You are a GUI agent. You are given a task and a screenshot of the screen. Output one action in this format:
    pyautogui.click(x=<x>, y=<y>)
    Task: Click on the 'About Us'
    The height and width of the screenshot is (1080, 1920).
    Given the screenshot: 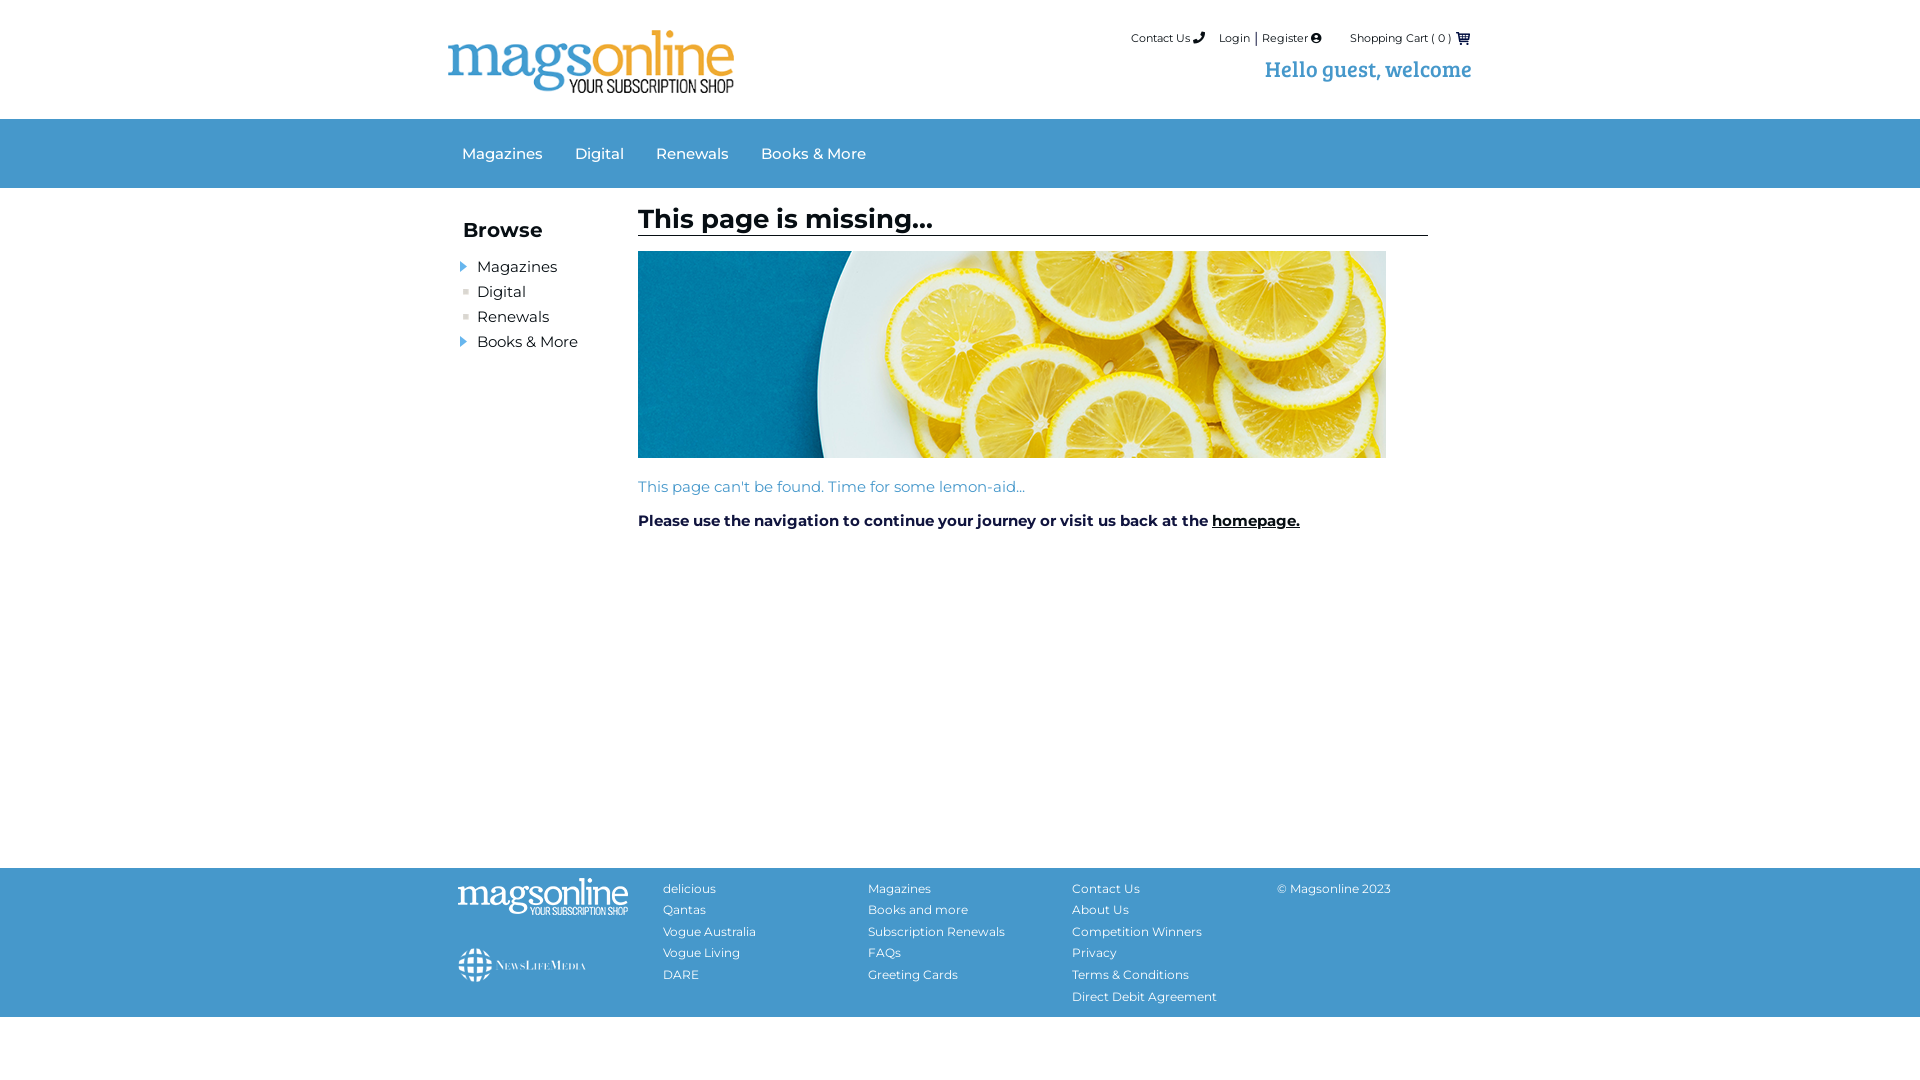 What is the action you would take?
    pyautogui.click(x=1099, y=909)
    